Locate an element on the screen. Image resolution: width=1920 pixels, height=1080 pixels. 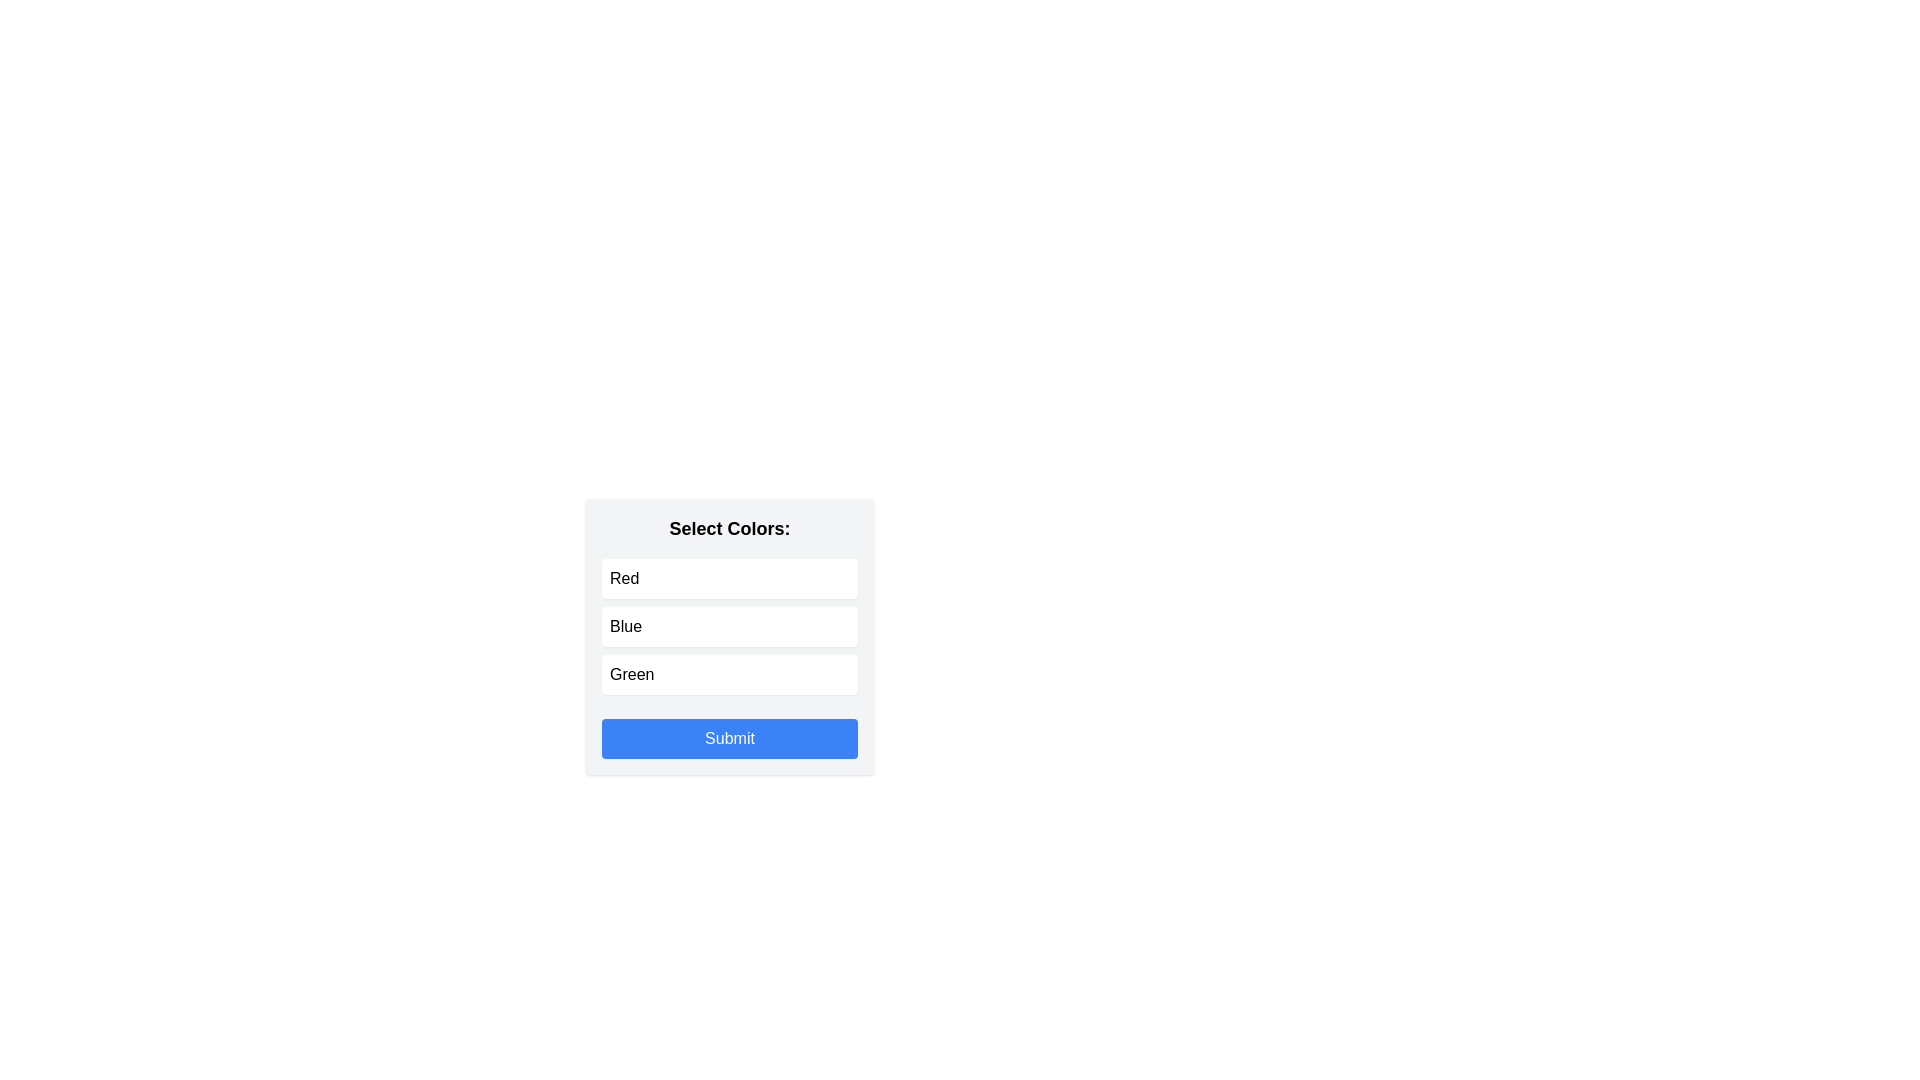
the first selectable list item representing the color option 'Red' under the title 'Select Colors:' is located at coordinates (728, 578).